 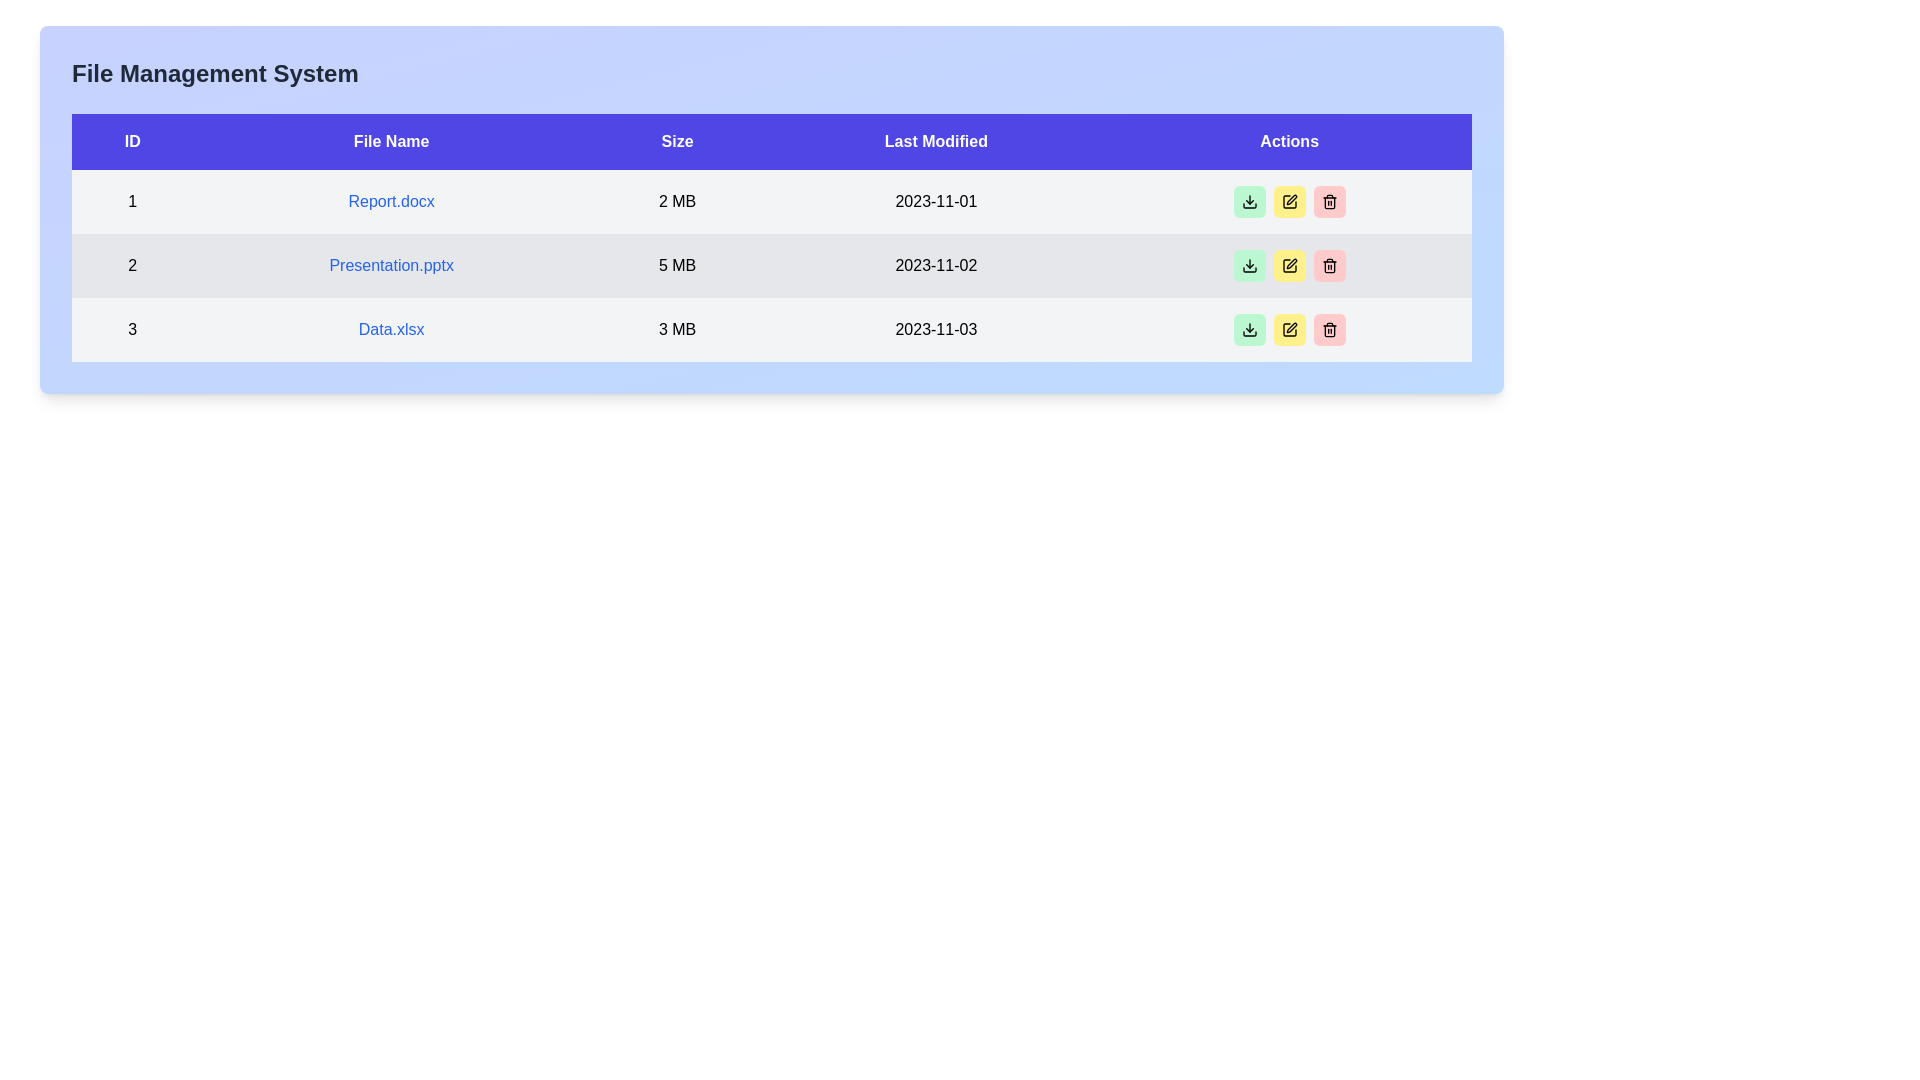 What do you see at coordinates (1289, 201) in the screenshot?
I see `the edit icon with a yellow background in the 'Actions' column for the file 'Presentation.pptx'` at bounding box center [1289, 201].